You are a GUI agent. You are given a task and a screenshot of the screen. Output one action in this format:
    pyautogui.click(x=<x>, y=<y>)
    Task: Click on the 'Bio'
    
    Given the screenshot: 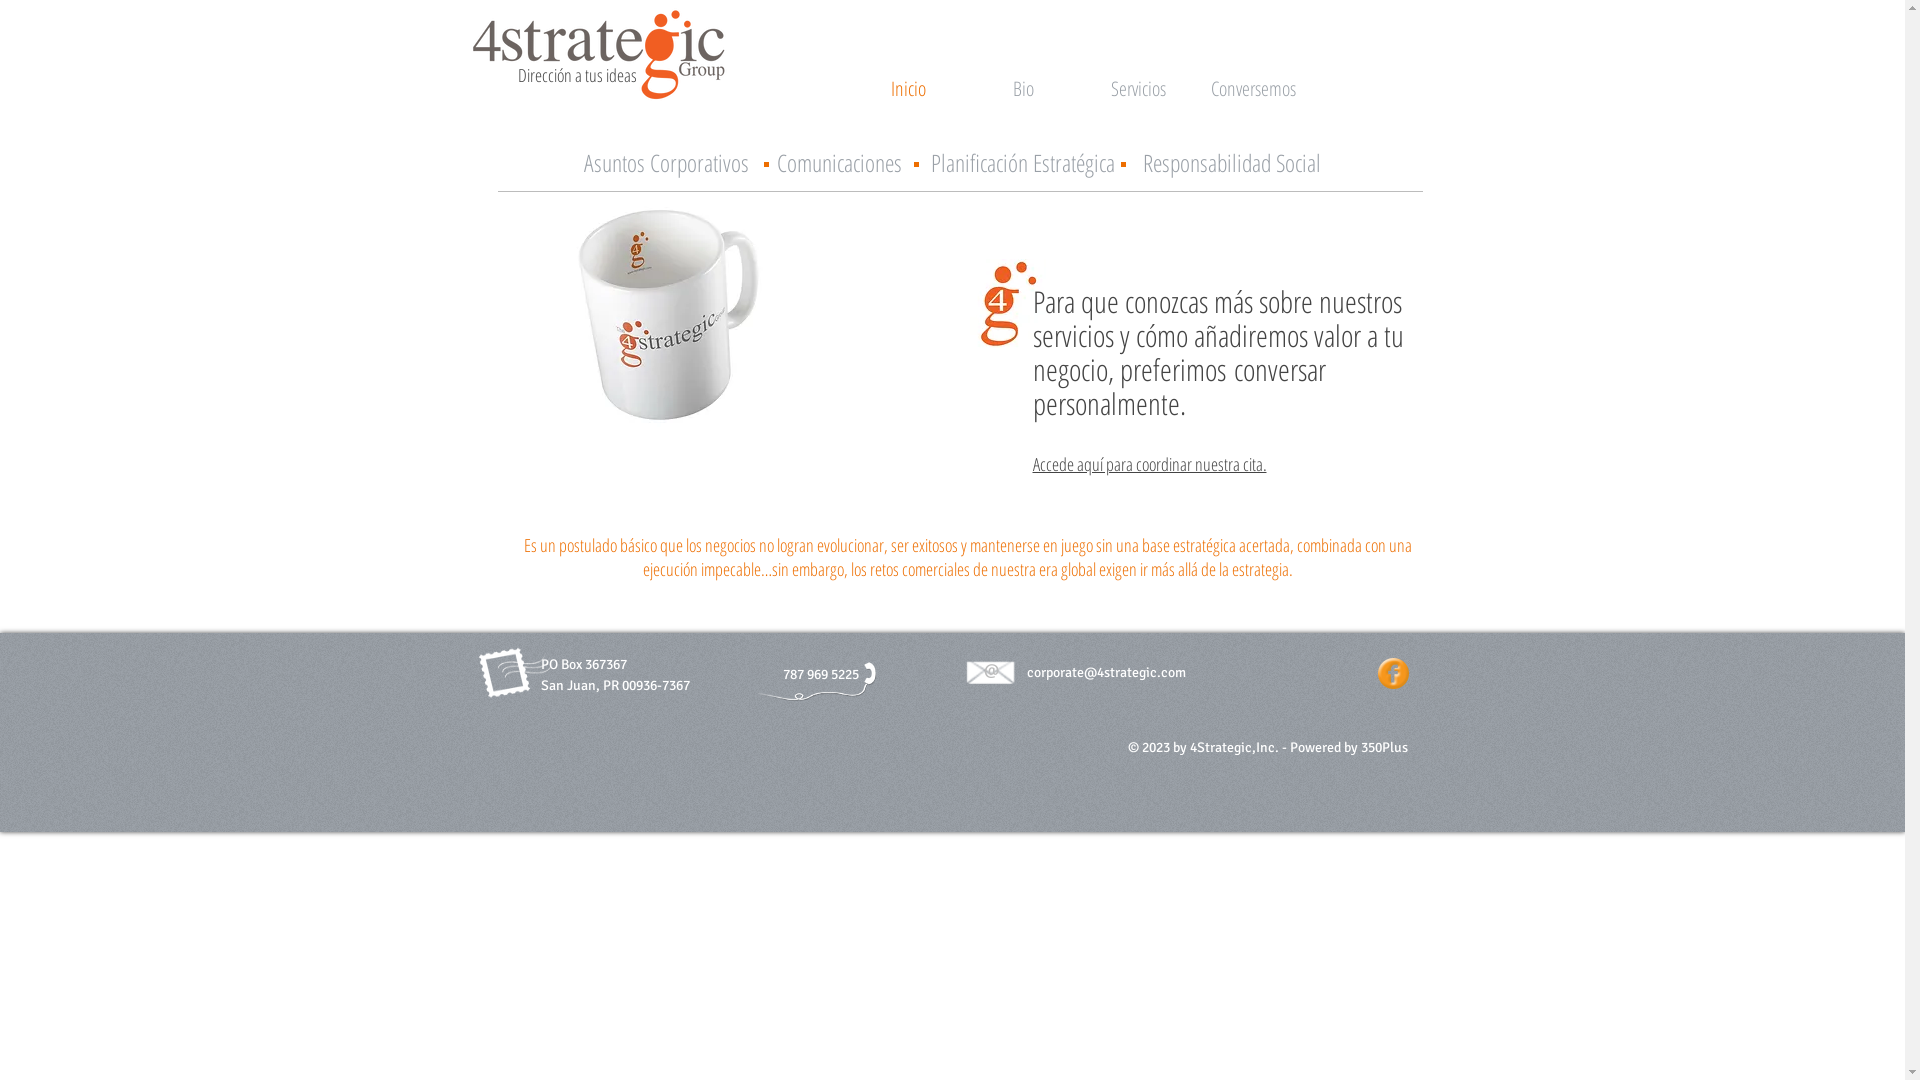 What is the action you would take?
    pyautogui.click(x=1023, y=87)
    